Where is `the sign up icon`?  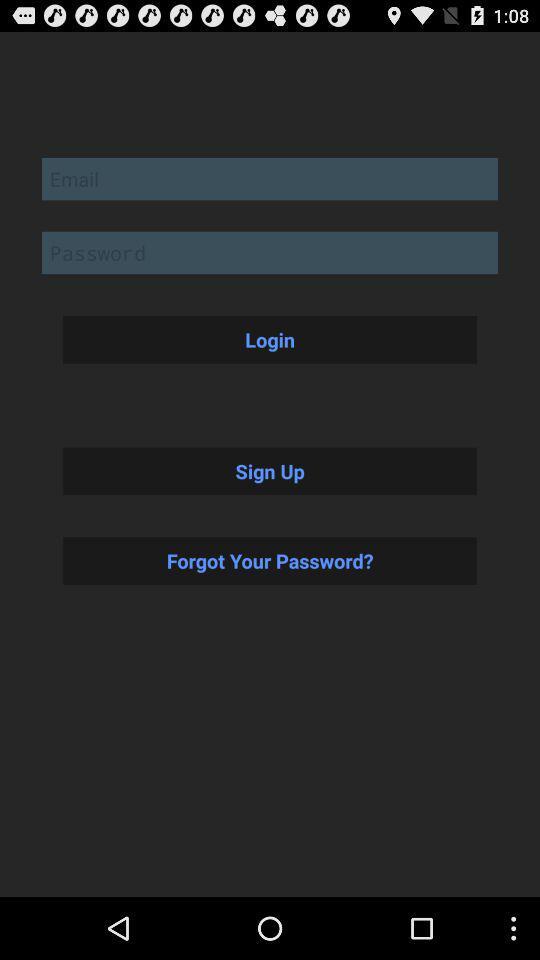 the sign up icon is located at coordinates (270, 471).